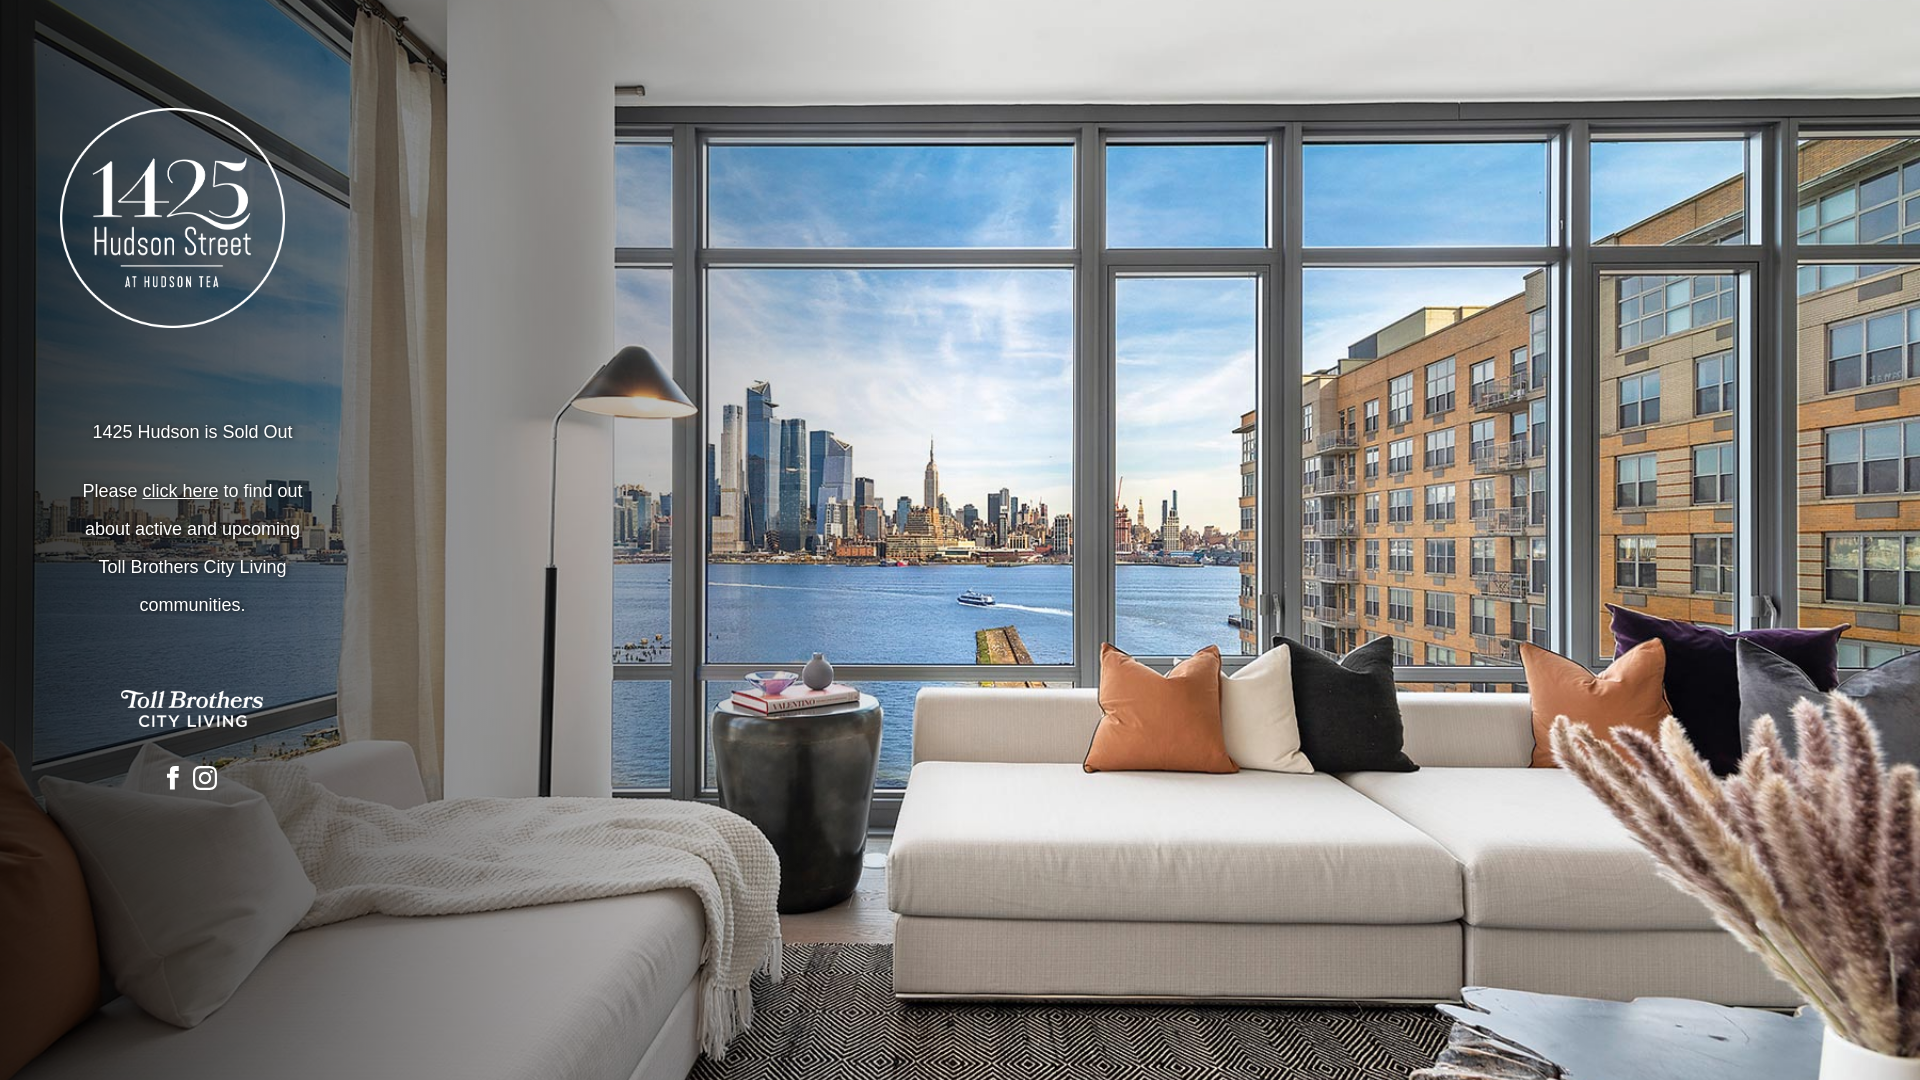 Image resolution: width=1920 pixels, height=1080 pixels. I want to click on 'Visit our Facebook Page', so click(167, 777).